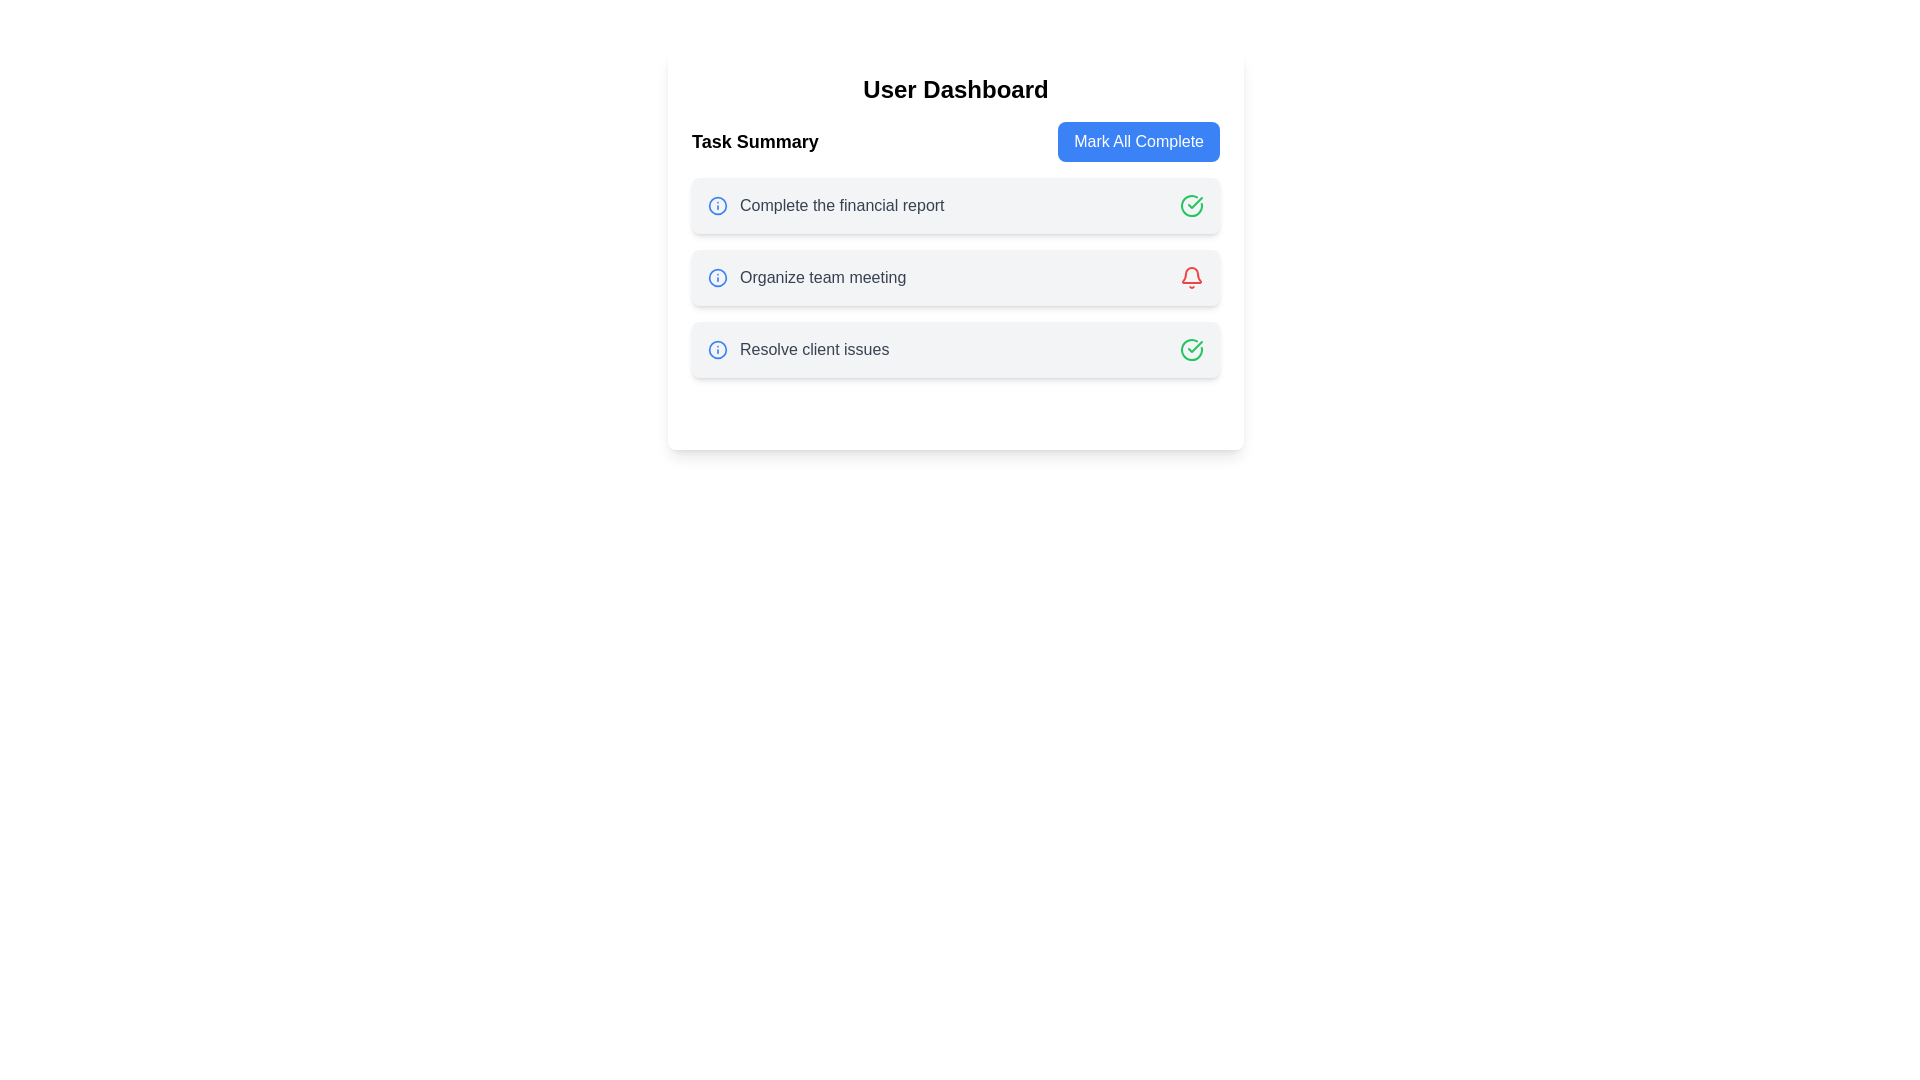  Describe the element at coordinates (954, 277) in the screenshot. I see `the second task item panel in the task list` at that location.